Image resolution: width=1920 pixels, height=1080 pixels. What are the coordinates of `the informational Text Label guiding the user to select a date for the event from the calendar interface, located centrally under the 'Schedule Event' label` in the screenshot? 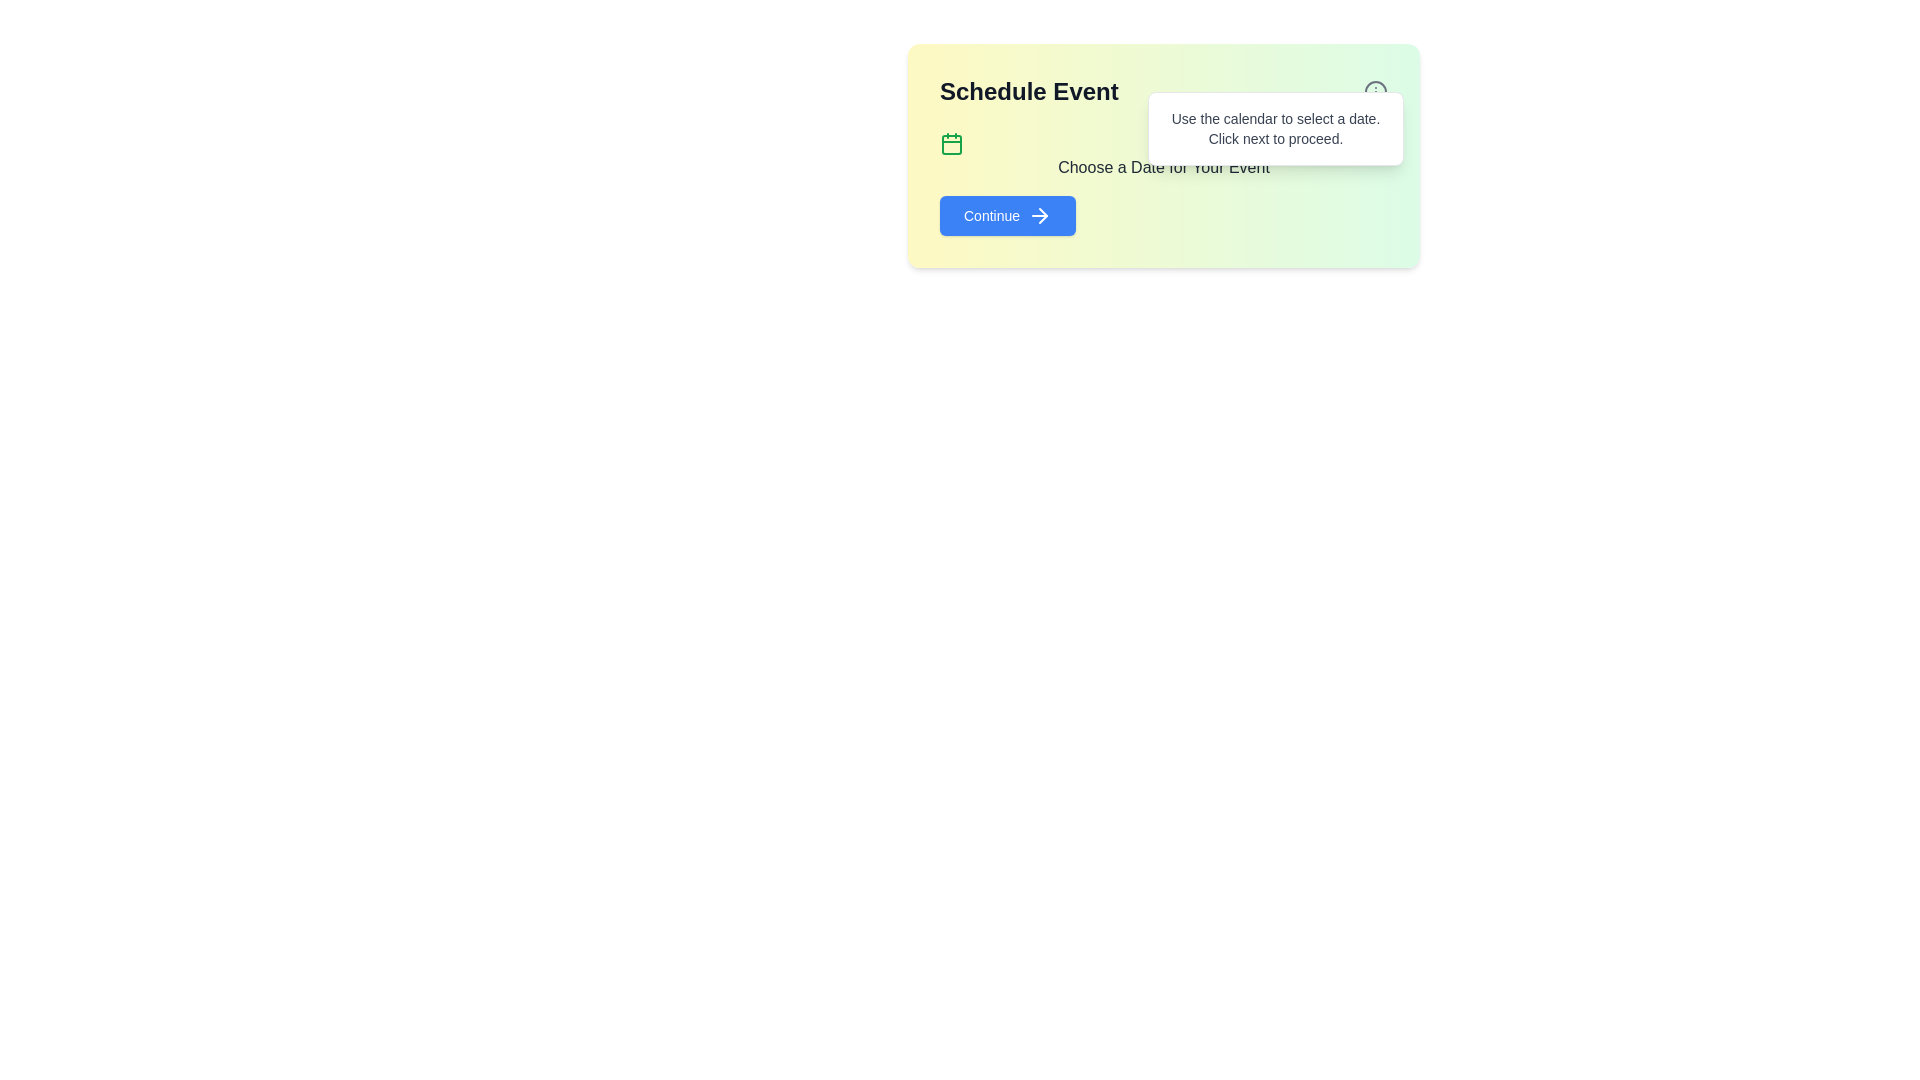 It's located at (1163, 154).